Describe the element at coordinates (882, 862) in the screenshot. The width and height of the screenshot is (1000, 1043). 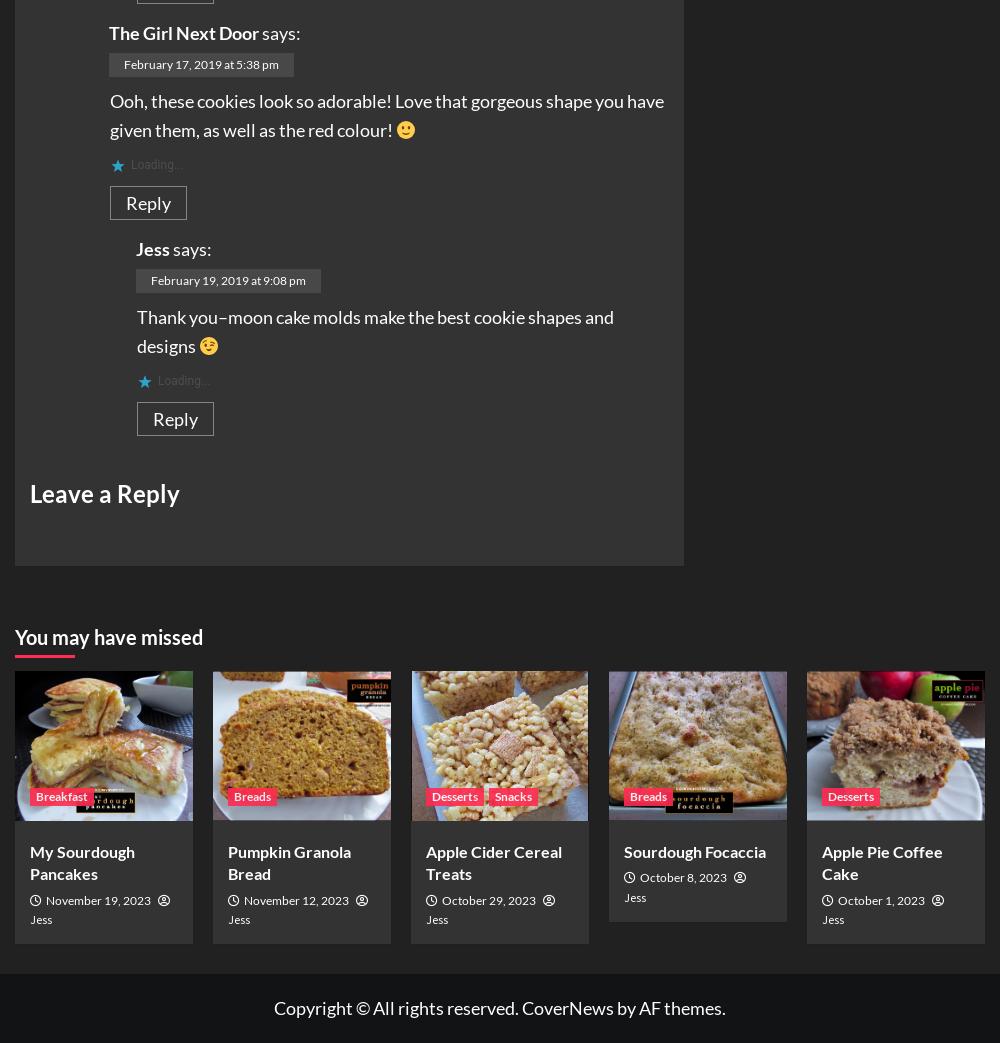
I see `'Apple Pie Coffee Cake'` at that location.